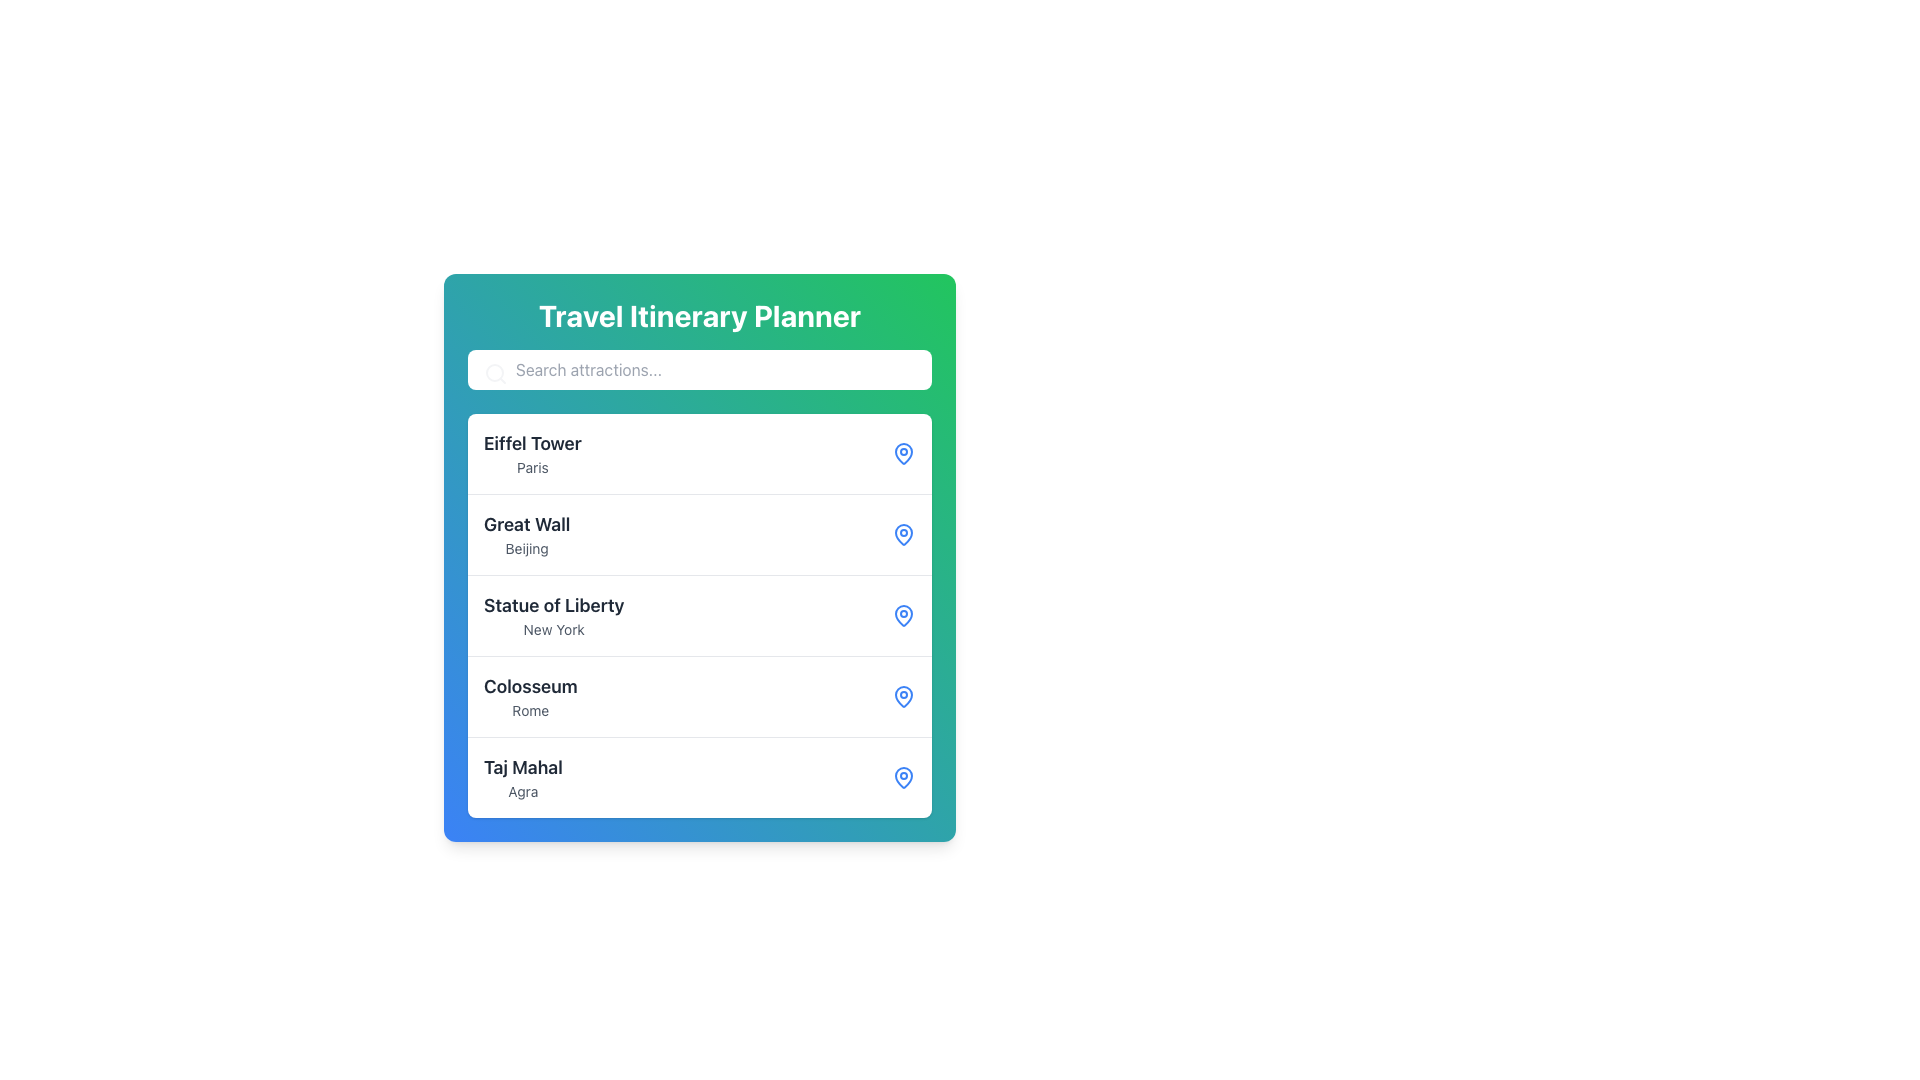  I want to click on the blue droplet-shaped pin icon element located adjacent to the 'Taj Mahal' entry in the list, so click(902, 775).